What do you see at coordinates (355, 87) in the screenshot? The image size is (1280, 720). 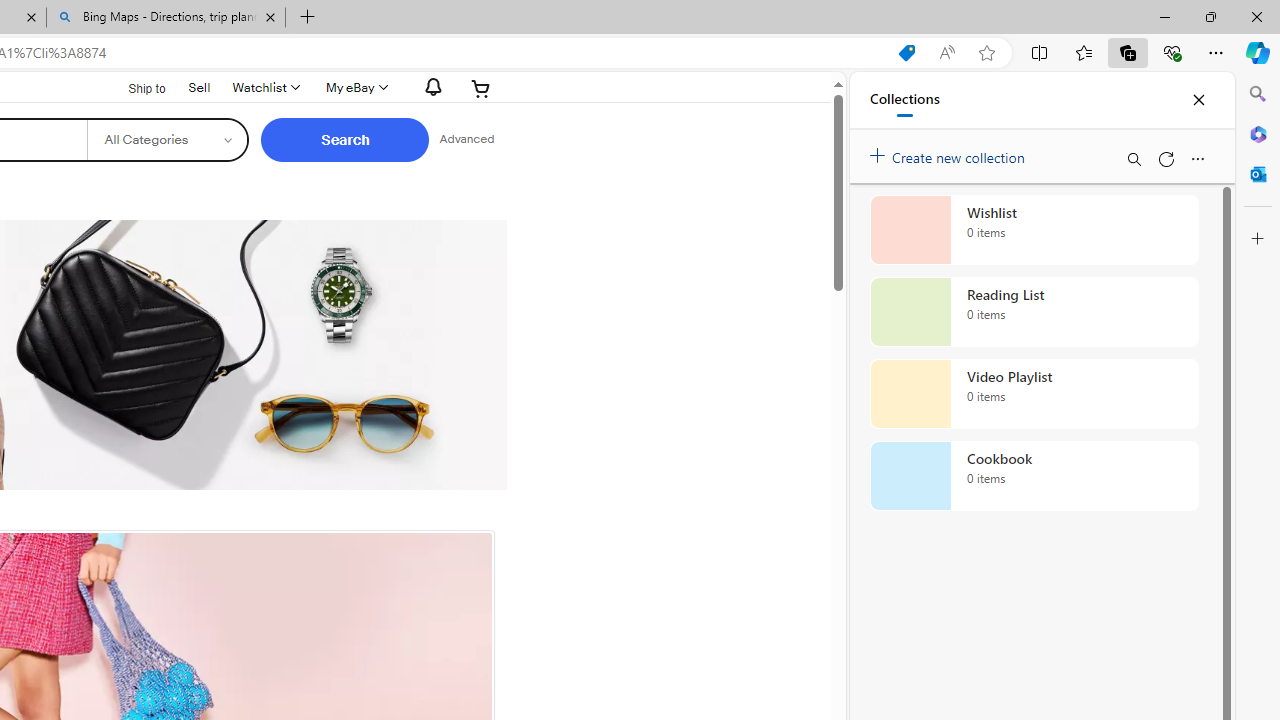 I see `'My eBay'` at bounding box center [355, 87].